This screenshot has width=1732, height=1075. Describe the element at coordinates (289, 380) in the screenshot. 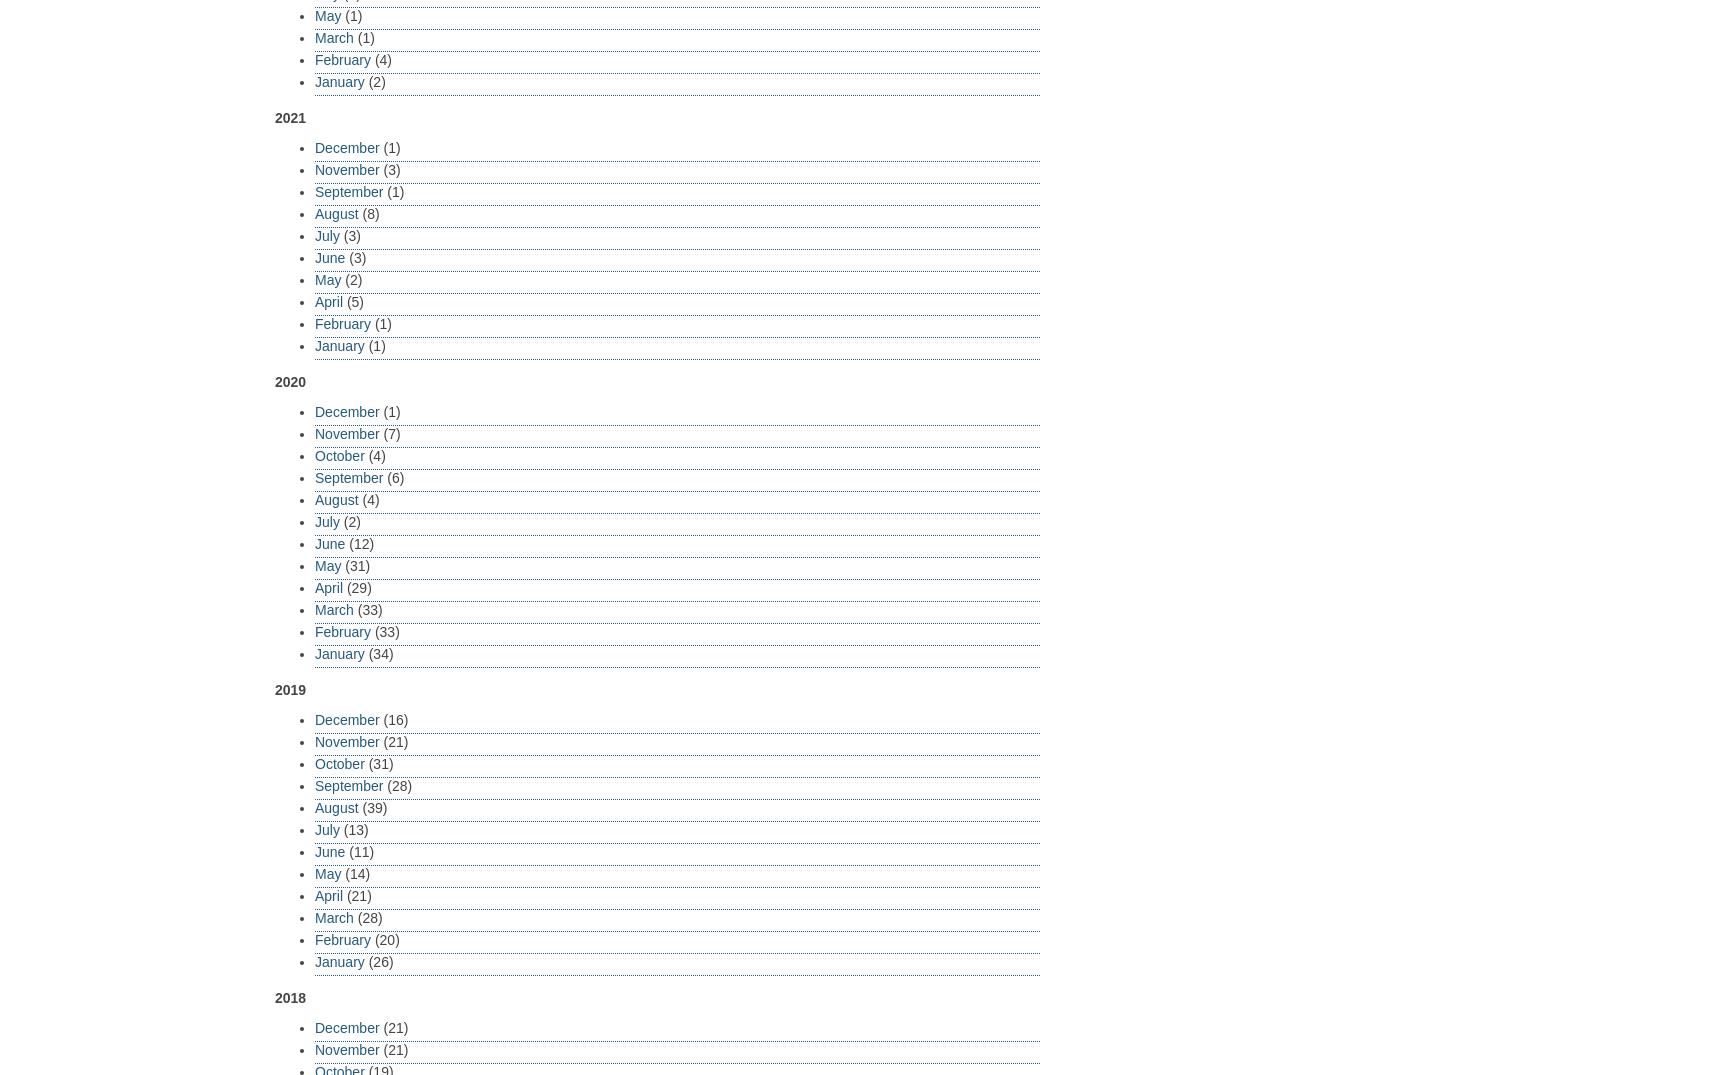

I see `'2020'` at that location.